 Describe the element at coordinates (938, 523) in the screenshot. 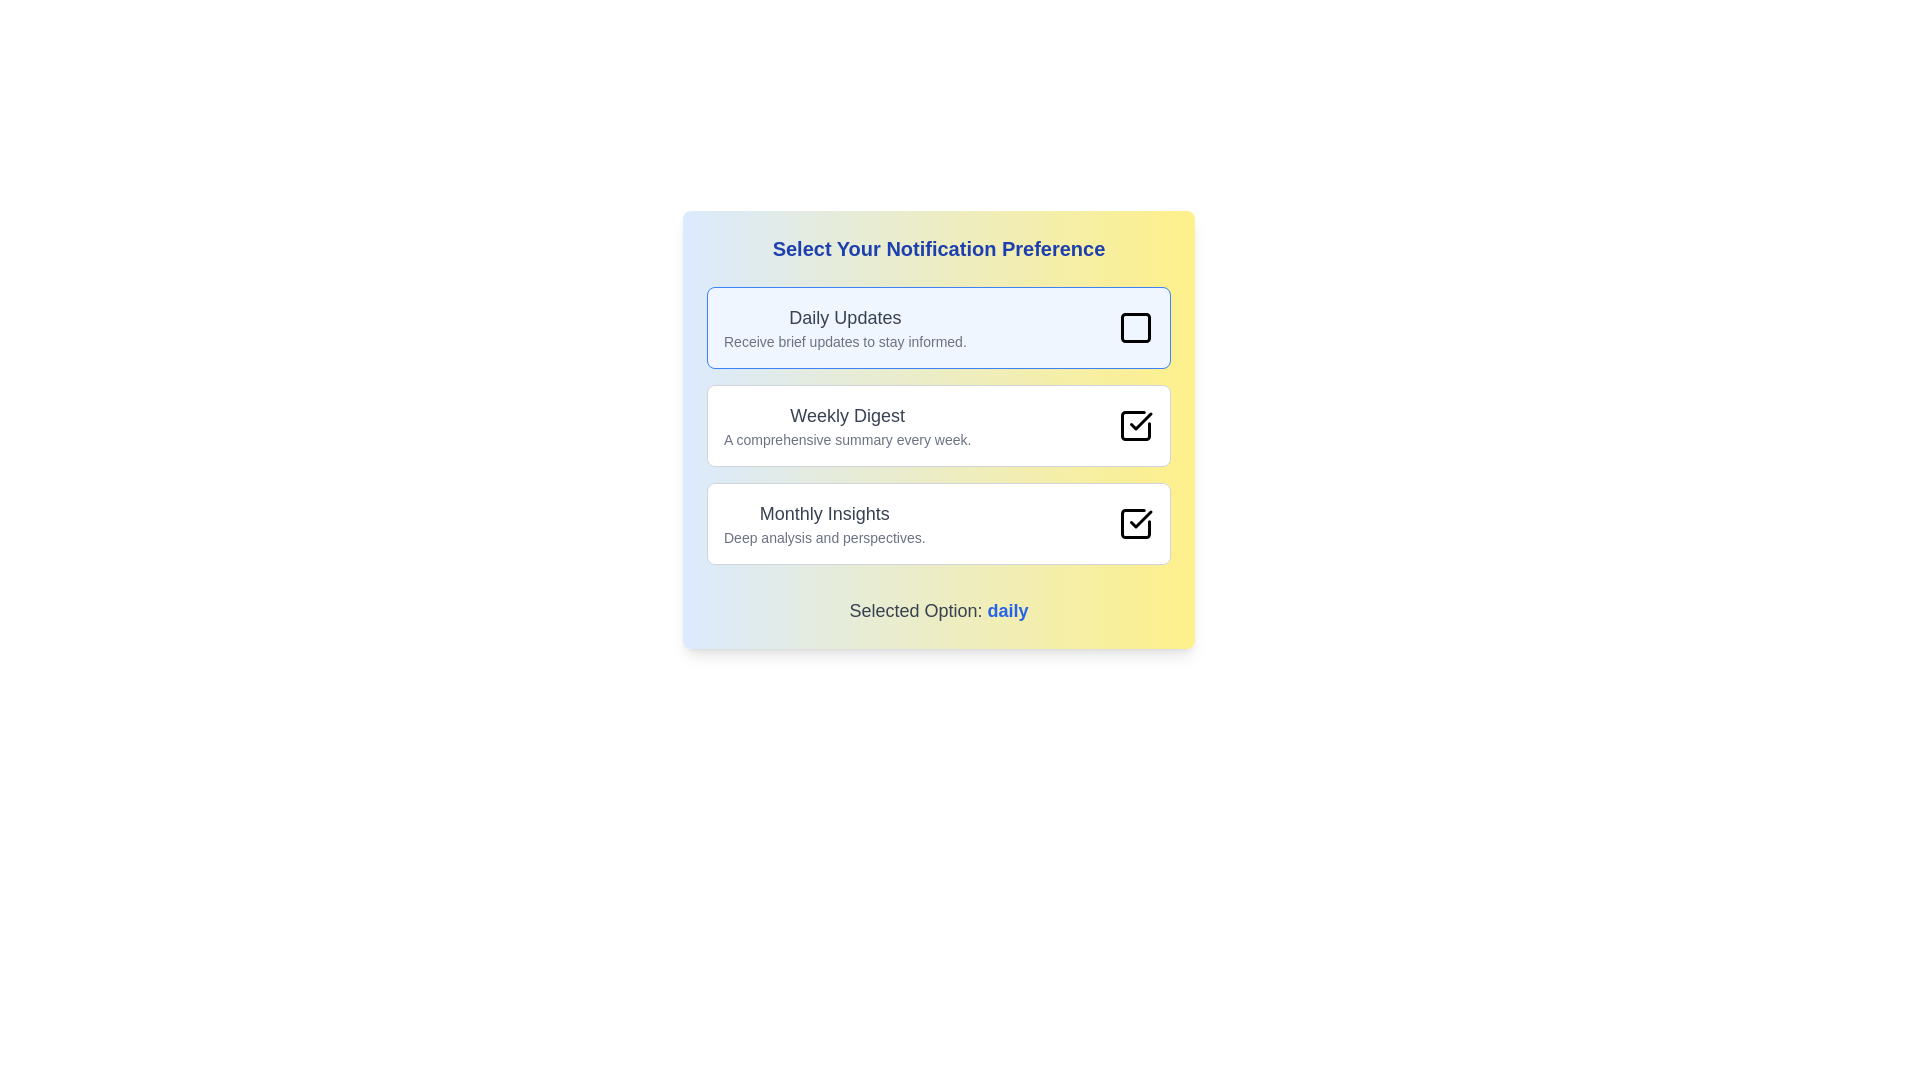

I see `the 'Monthly Insights' selectable option panel, which is the third option in the list` at that location.